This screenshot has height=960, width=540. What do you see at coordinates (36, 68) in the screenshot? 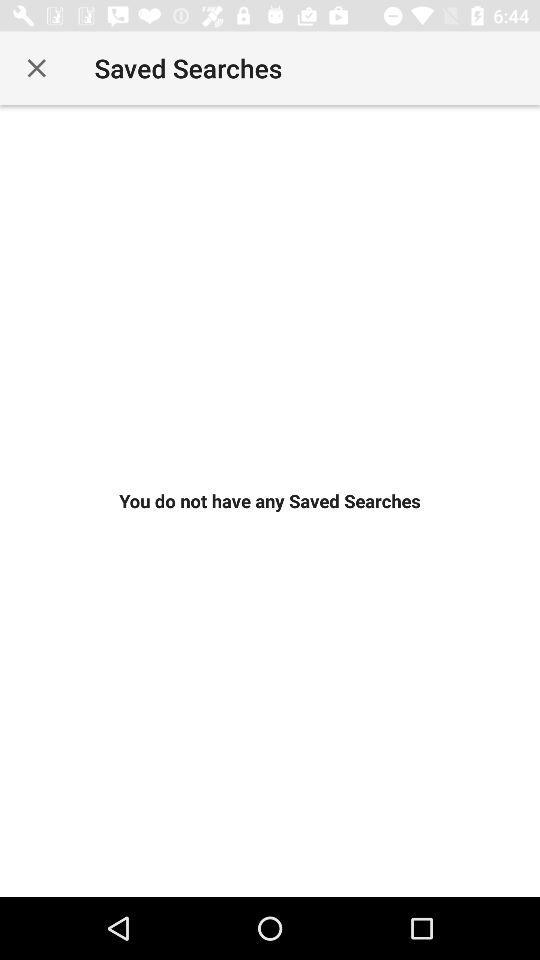
I see `item to the left of the saved searches icon` at bounding box center [36, 68].